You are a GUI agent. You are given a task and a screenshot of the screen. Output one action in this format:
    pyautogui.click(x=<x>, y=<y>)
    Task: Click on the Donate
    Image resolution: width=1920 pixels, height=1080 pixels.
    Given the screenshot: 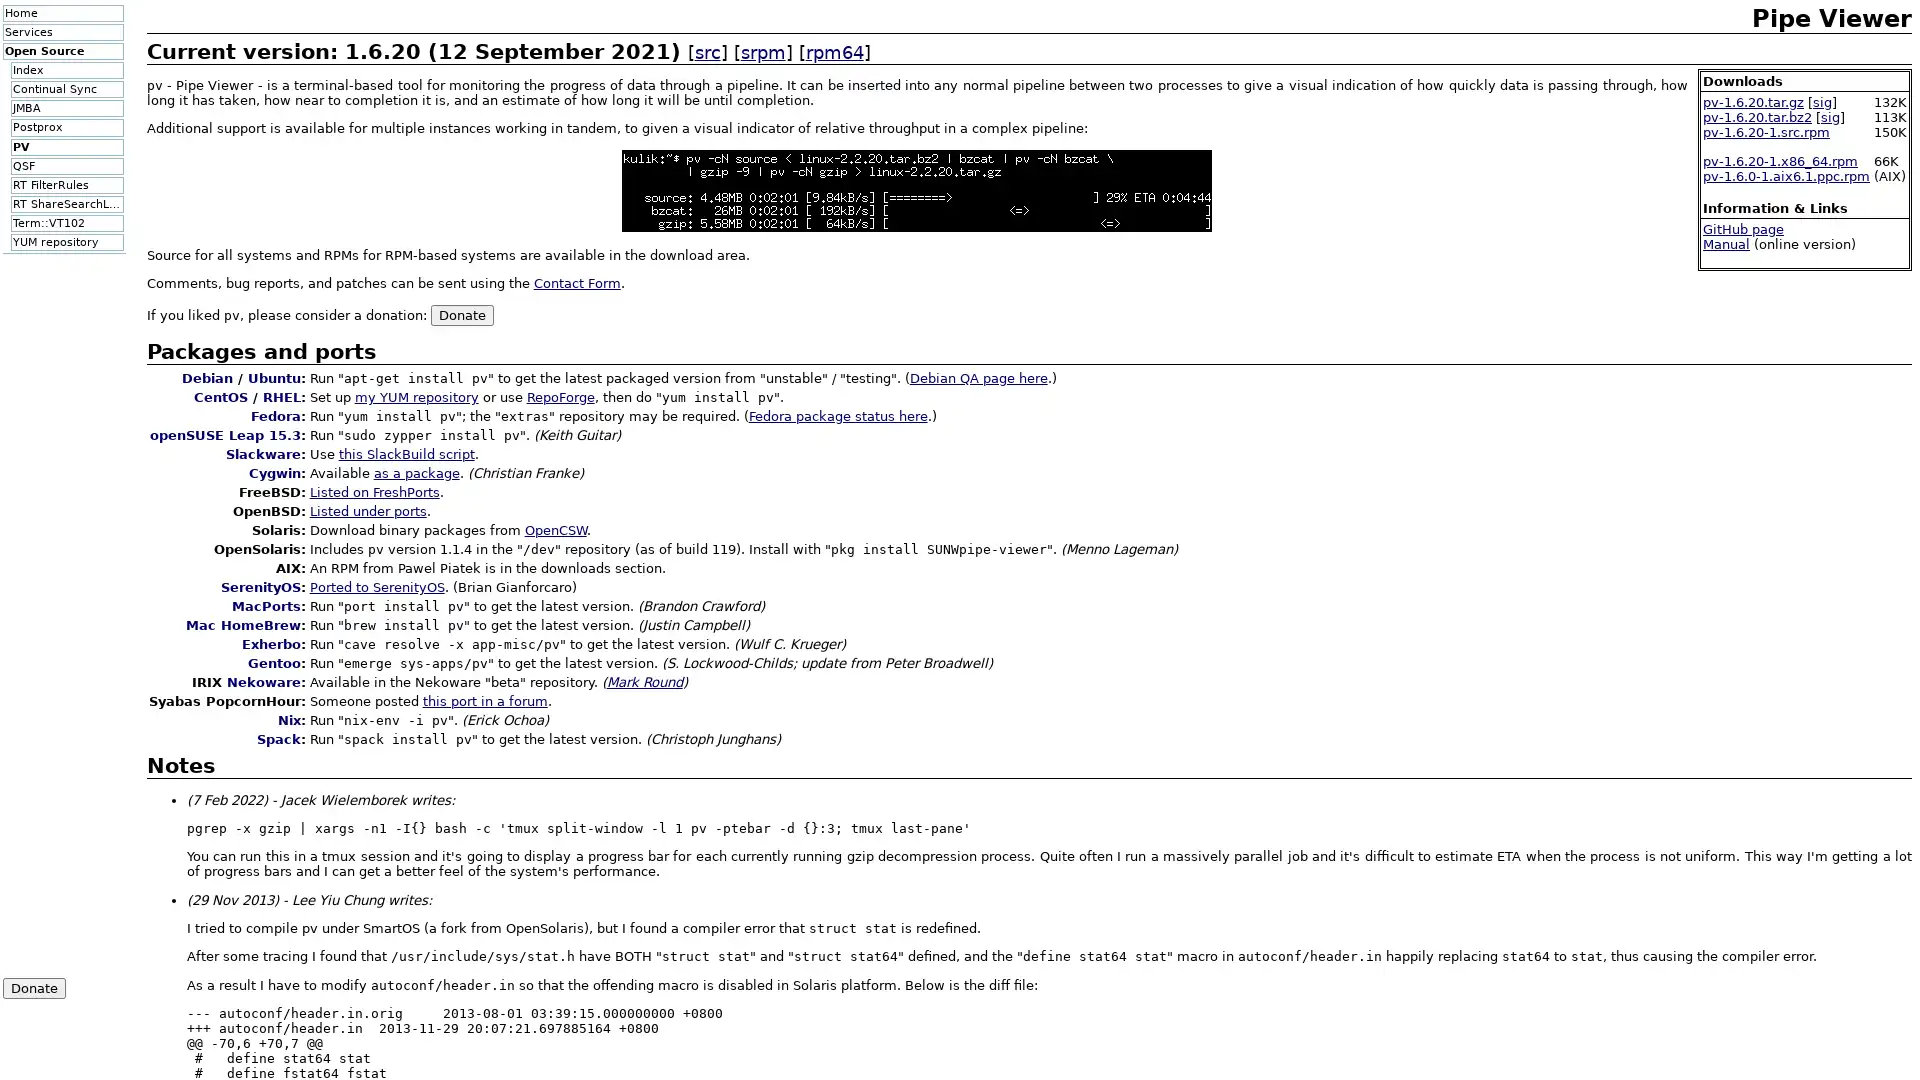 What is the action you would take?
    pyautogui.click(x=460, y=314)
    